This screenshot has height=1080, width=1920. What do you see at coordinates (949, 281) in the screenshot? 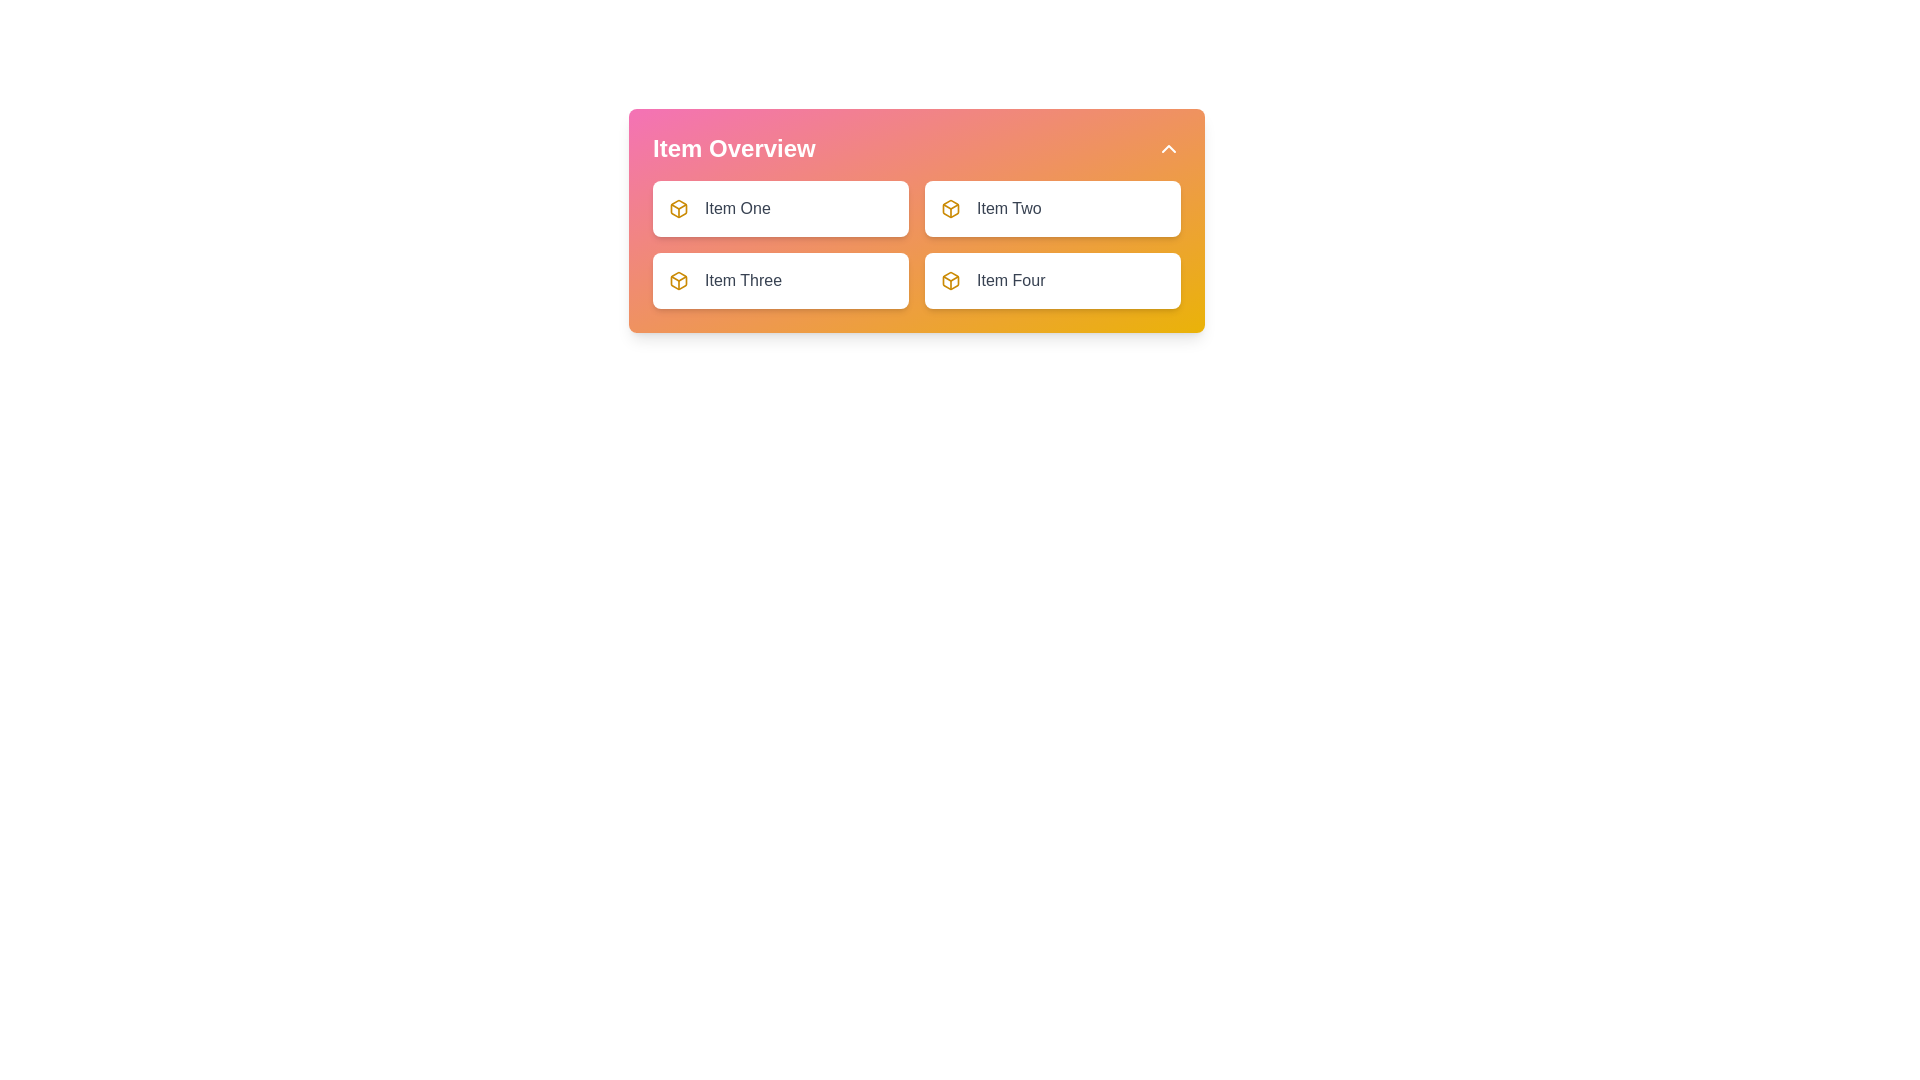
I see `the three-dimensional box icon with a yellow outline located next to the text label 'Item Four' in the bottom-right cell of the 'Item Overview' panel` at bounding box center [949, 281].